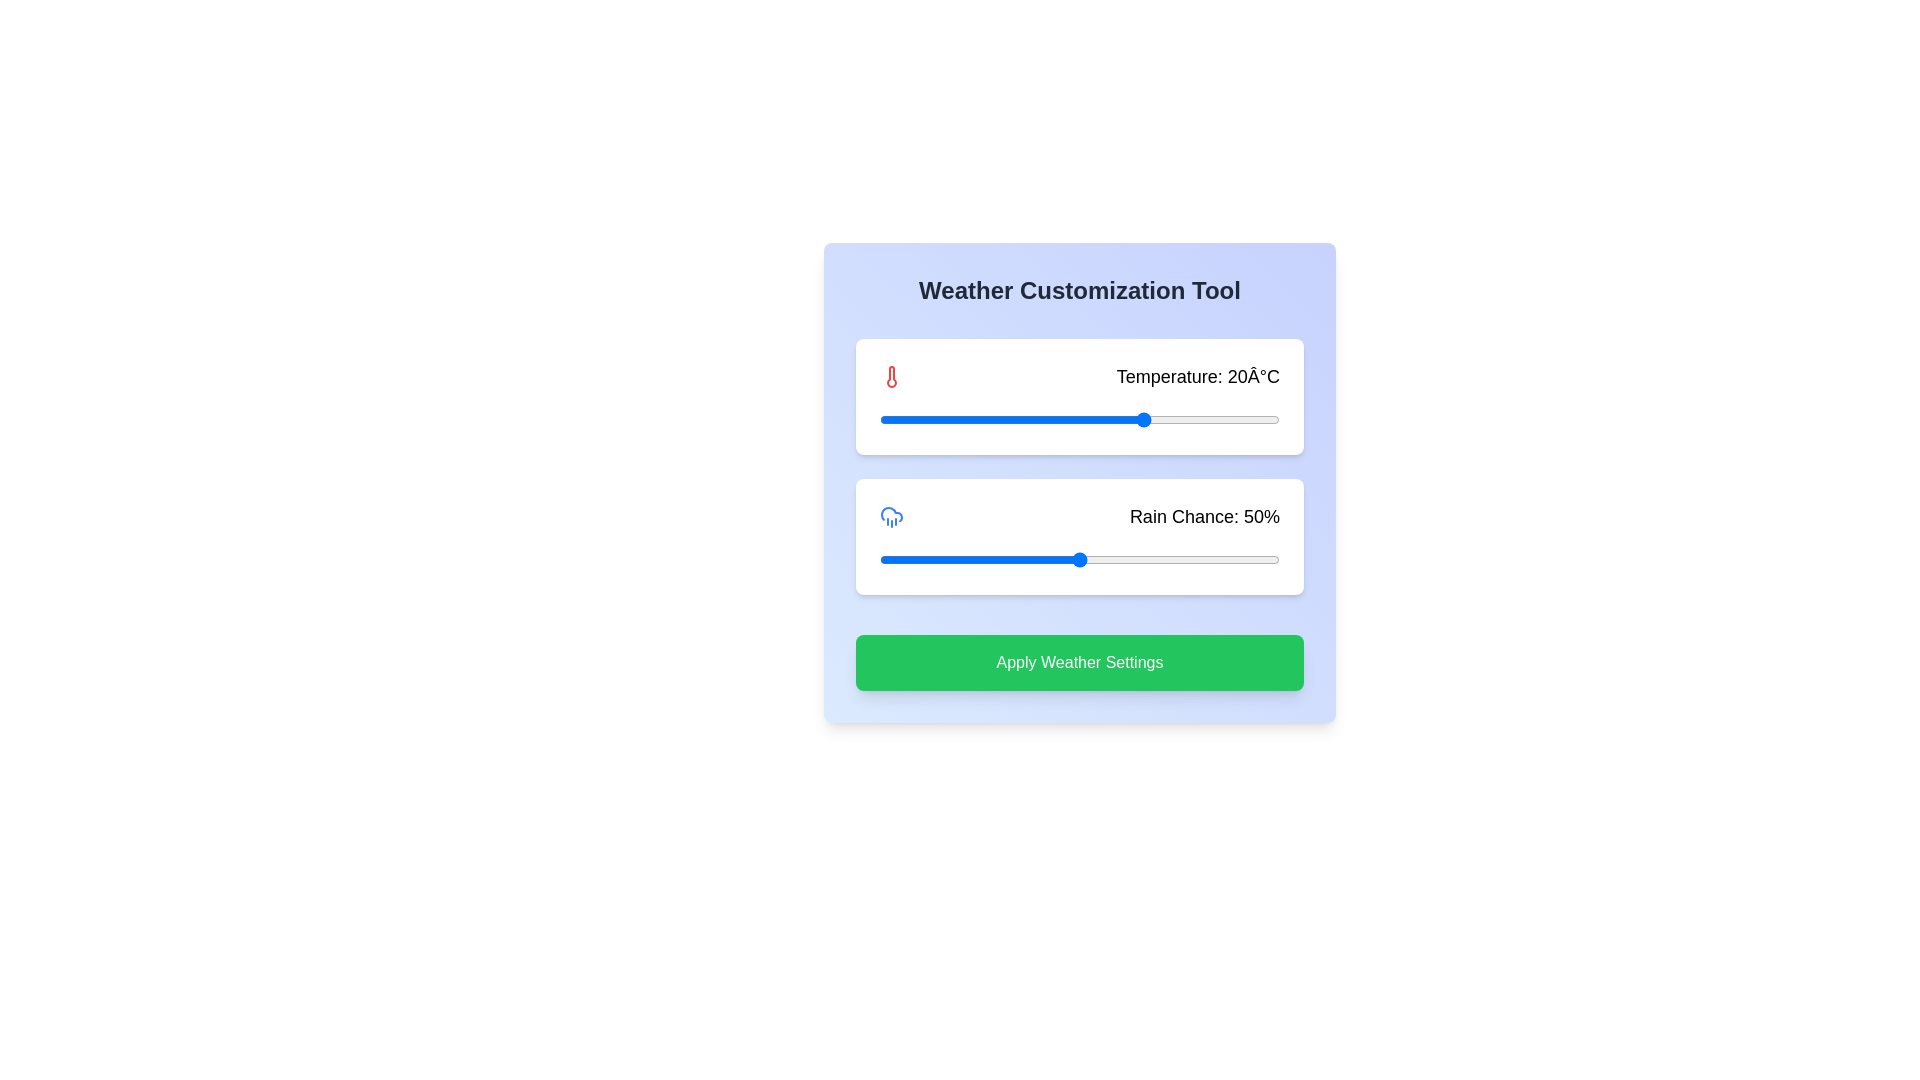 The height and width of the screenshot is (1080, 1920). What do you see at coordinates (892, 419) in the screenshot?
I see `the temperature slider to set the temperature to -18°C` at bounding box center [892, 419].